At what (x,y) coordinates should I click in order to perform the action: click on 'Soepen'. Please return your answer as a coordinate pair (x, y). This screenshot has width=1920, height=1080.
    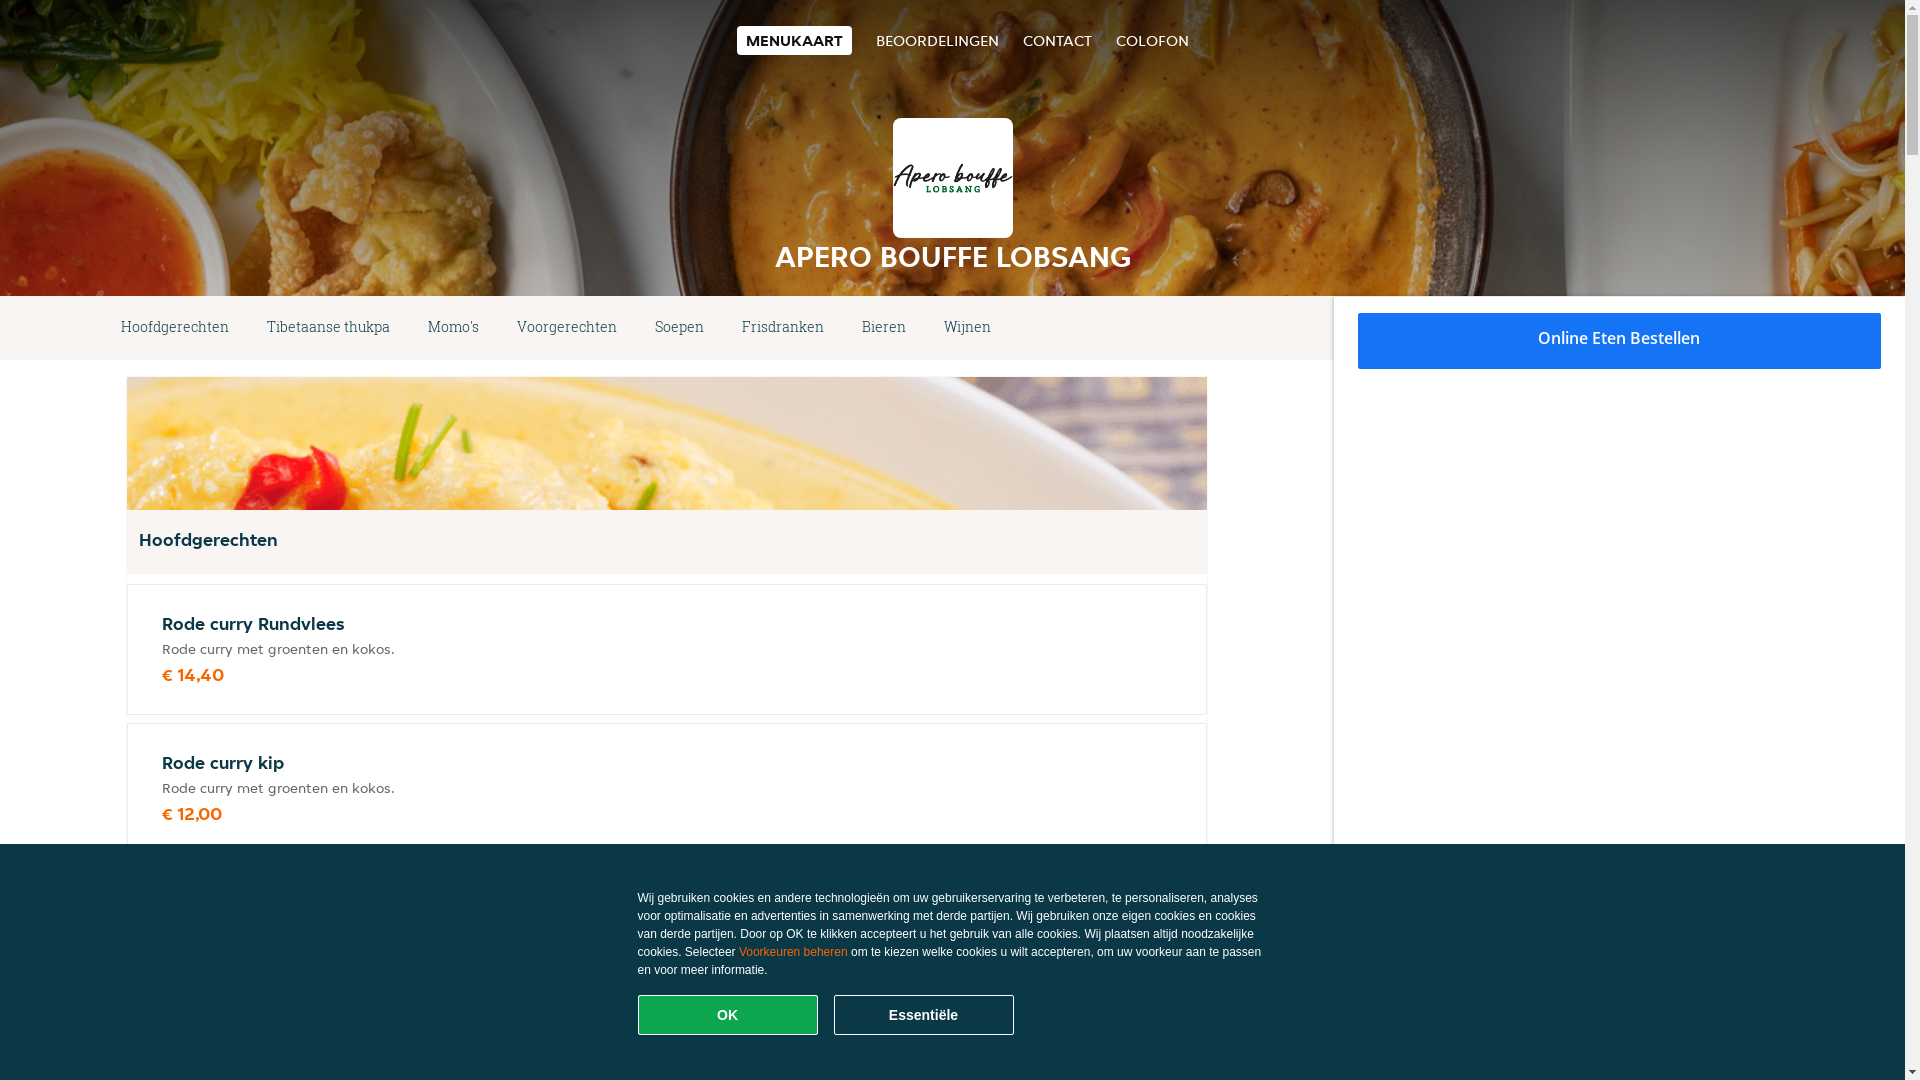
    Looking at the image, I should click on (679, 326).